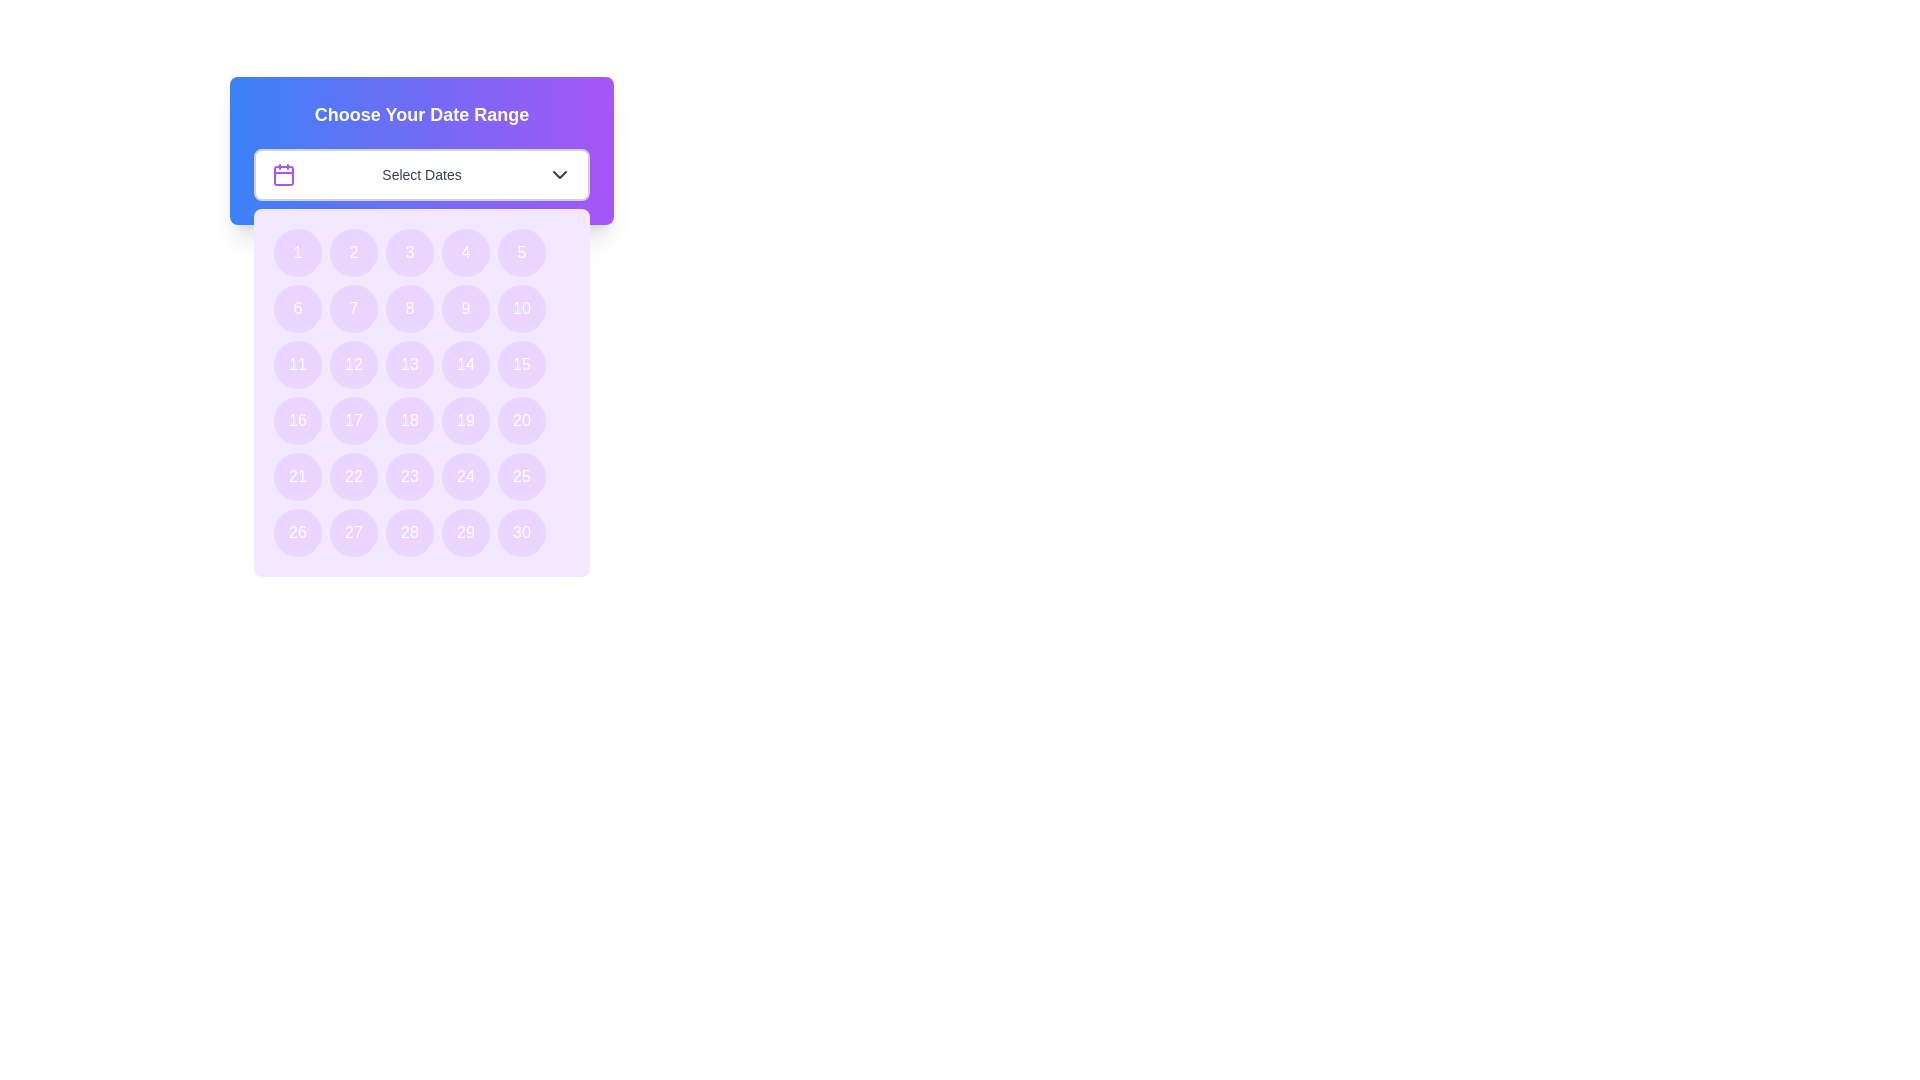  I want to click on the circular button with the number '24' centered inside it, so click(464, 477).